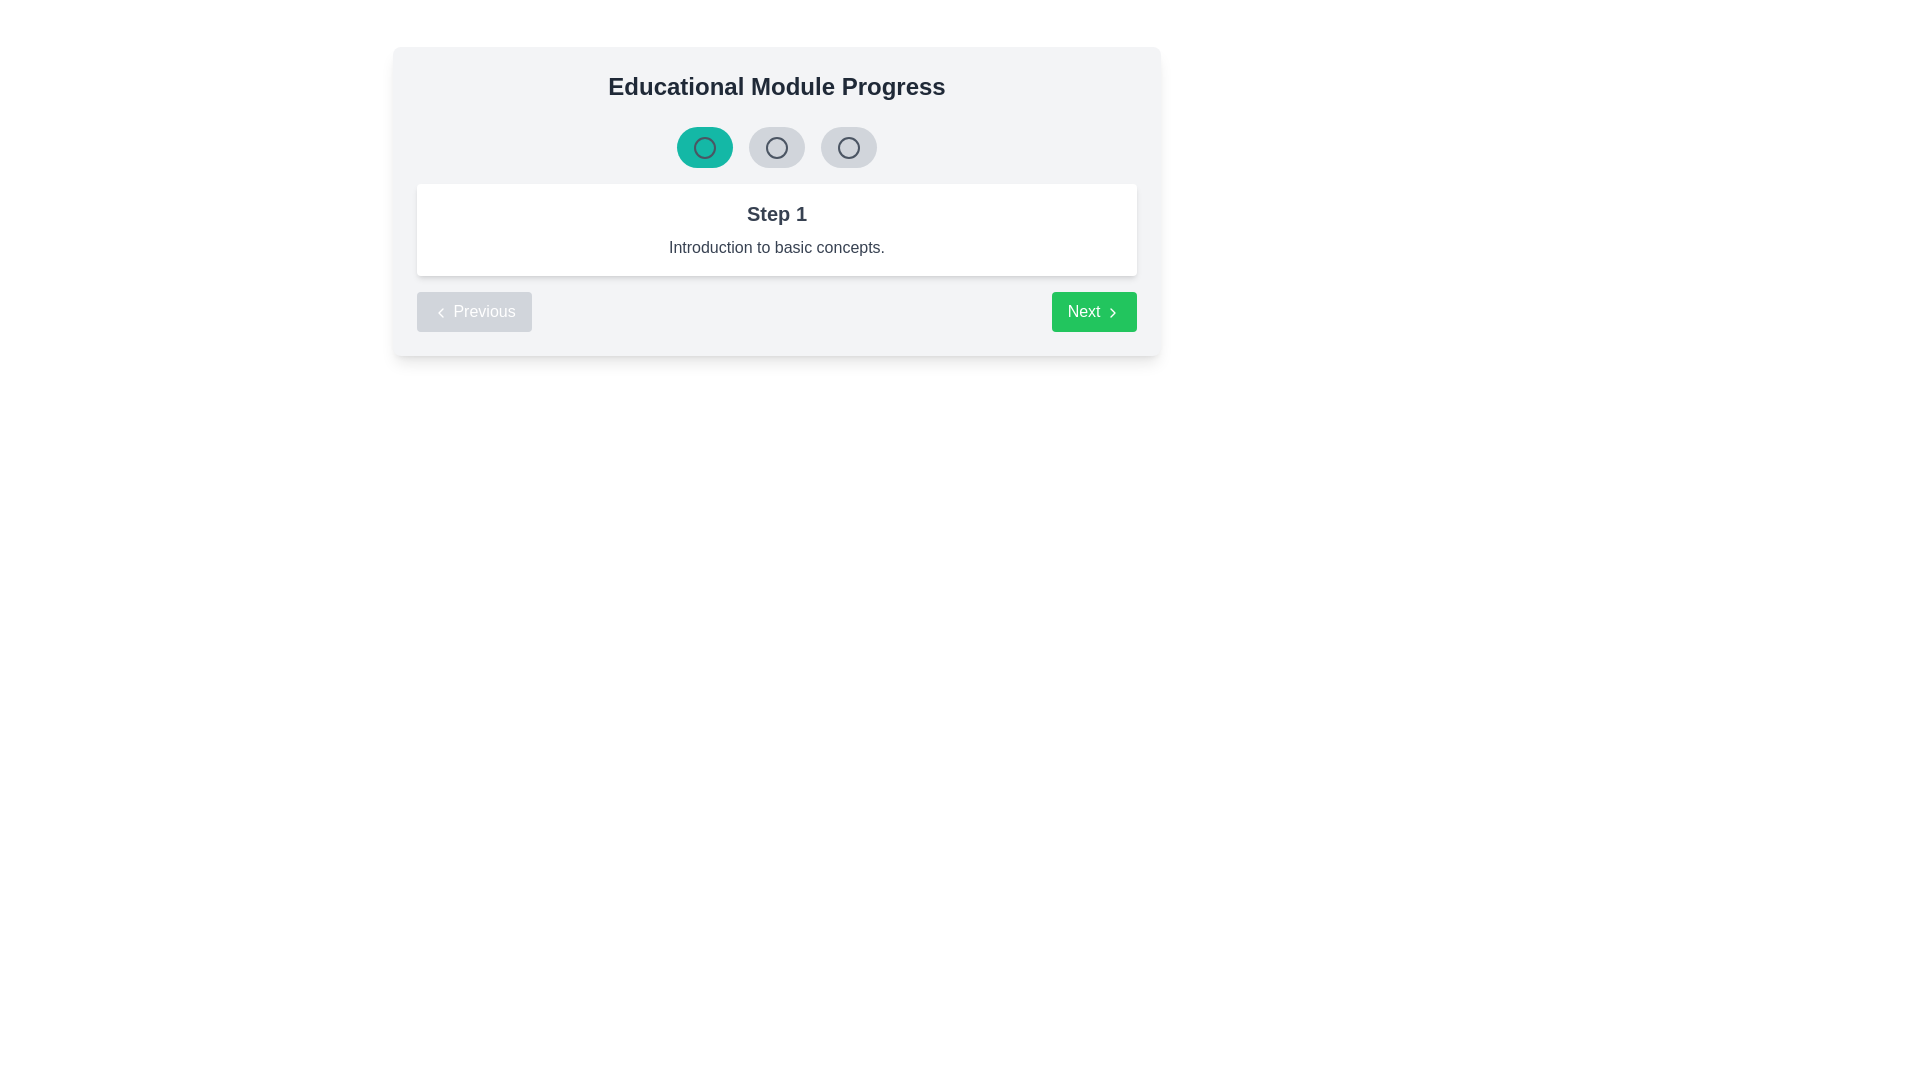 The image size is (1920, 1080). I want to click on the third progress indicator button located above 'Step 1' and below 'Educational Module Progress', so click(849, 145).